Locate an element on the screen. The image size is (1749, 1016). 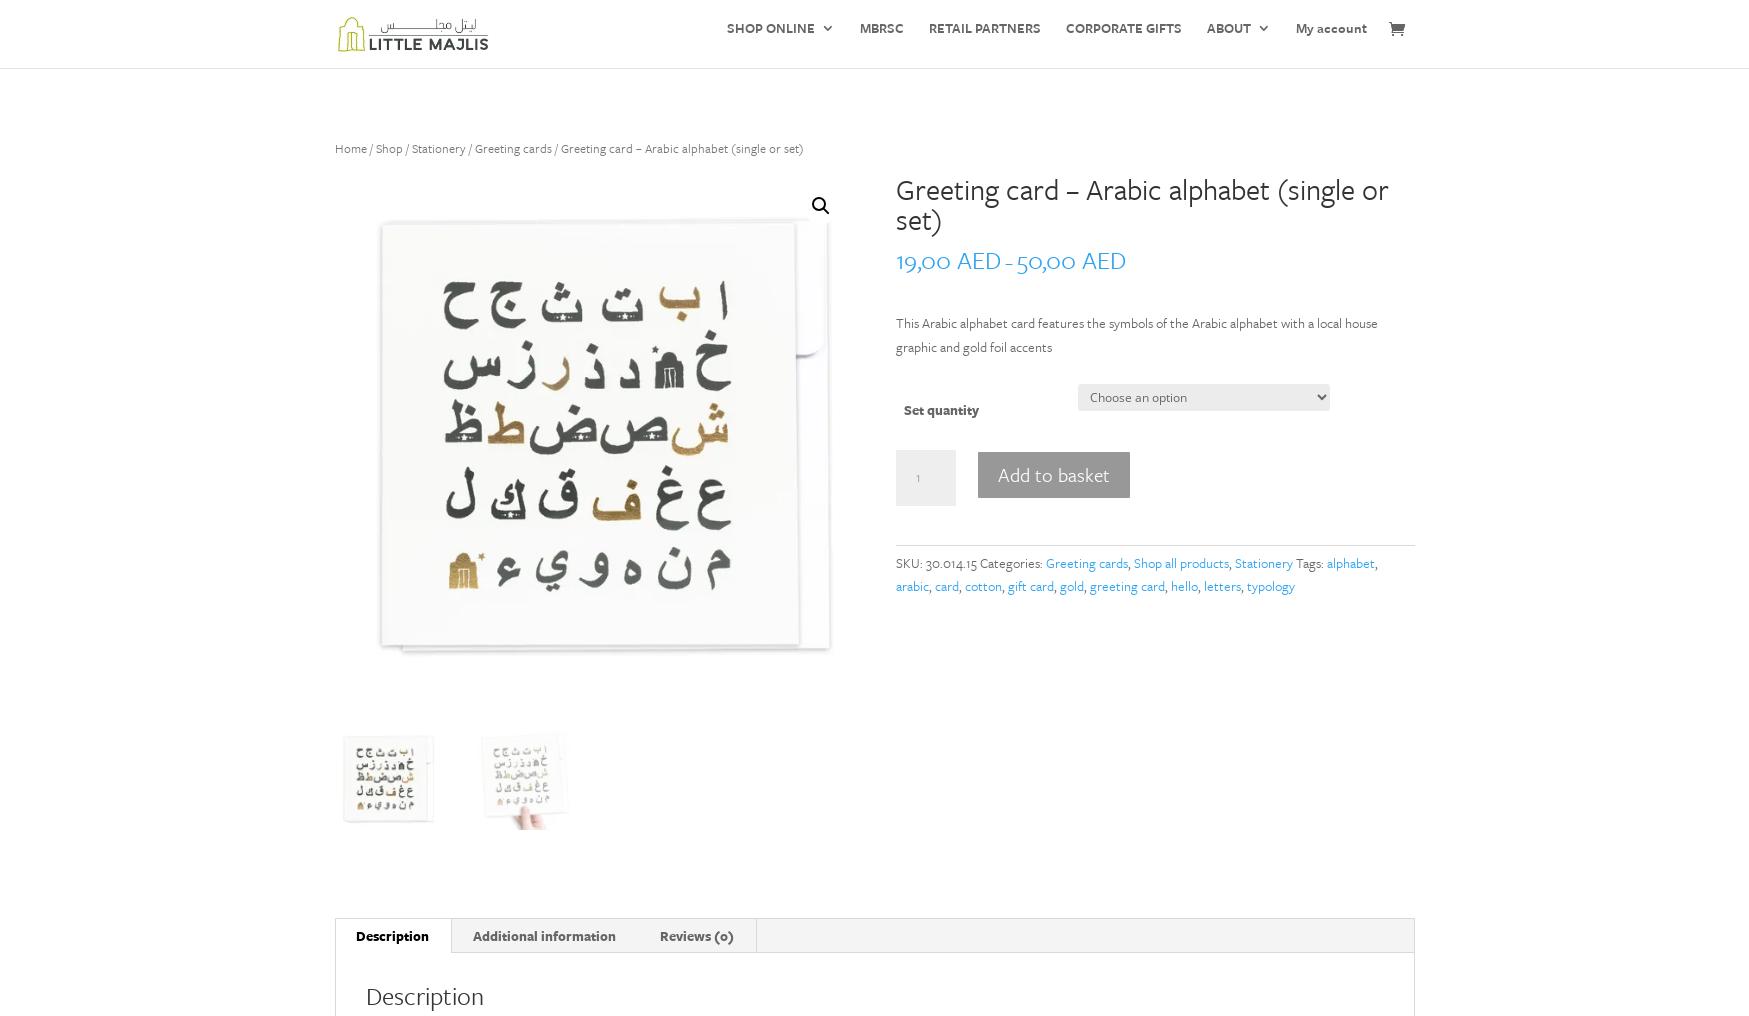
'Home' is located at coordinates (349, 147).